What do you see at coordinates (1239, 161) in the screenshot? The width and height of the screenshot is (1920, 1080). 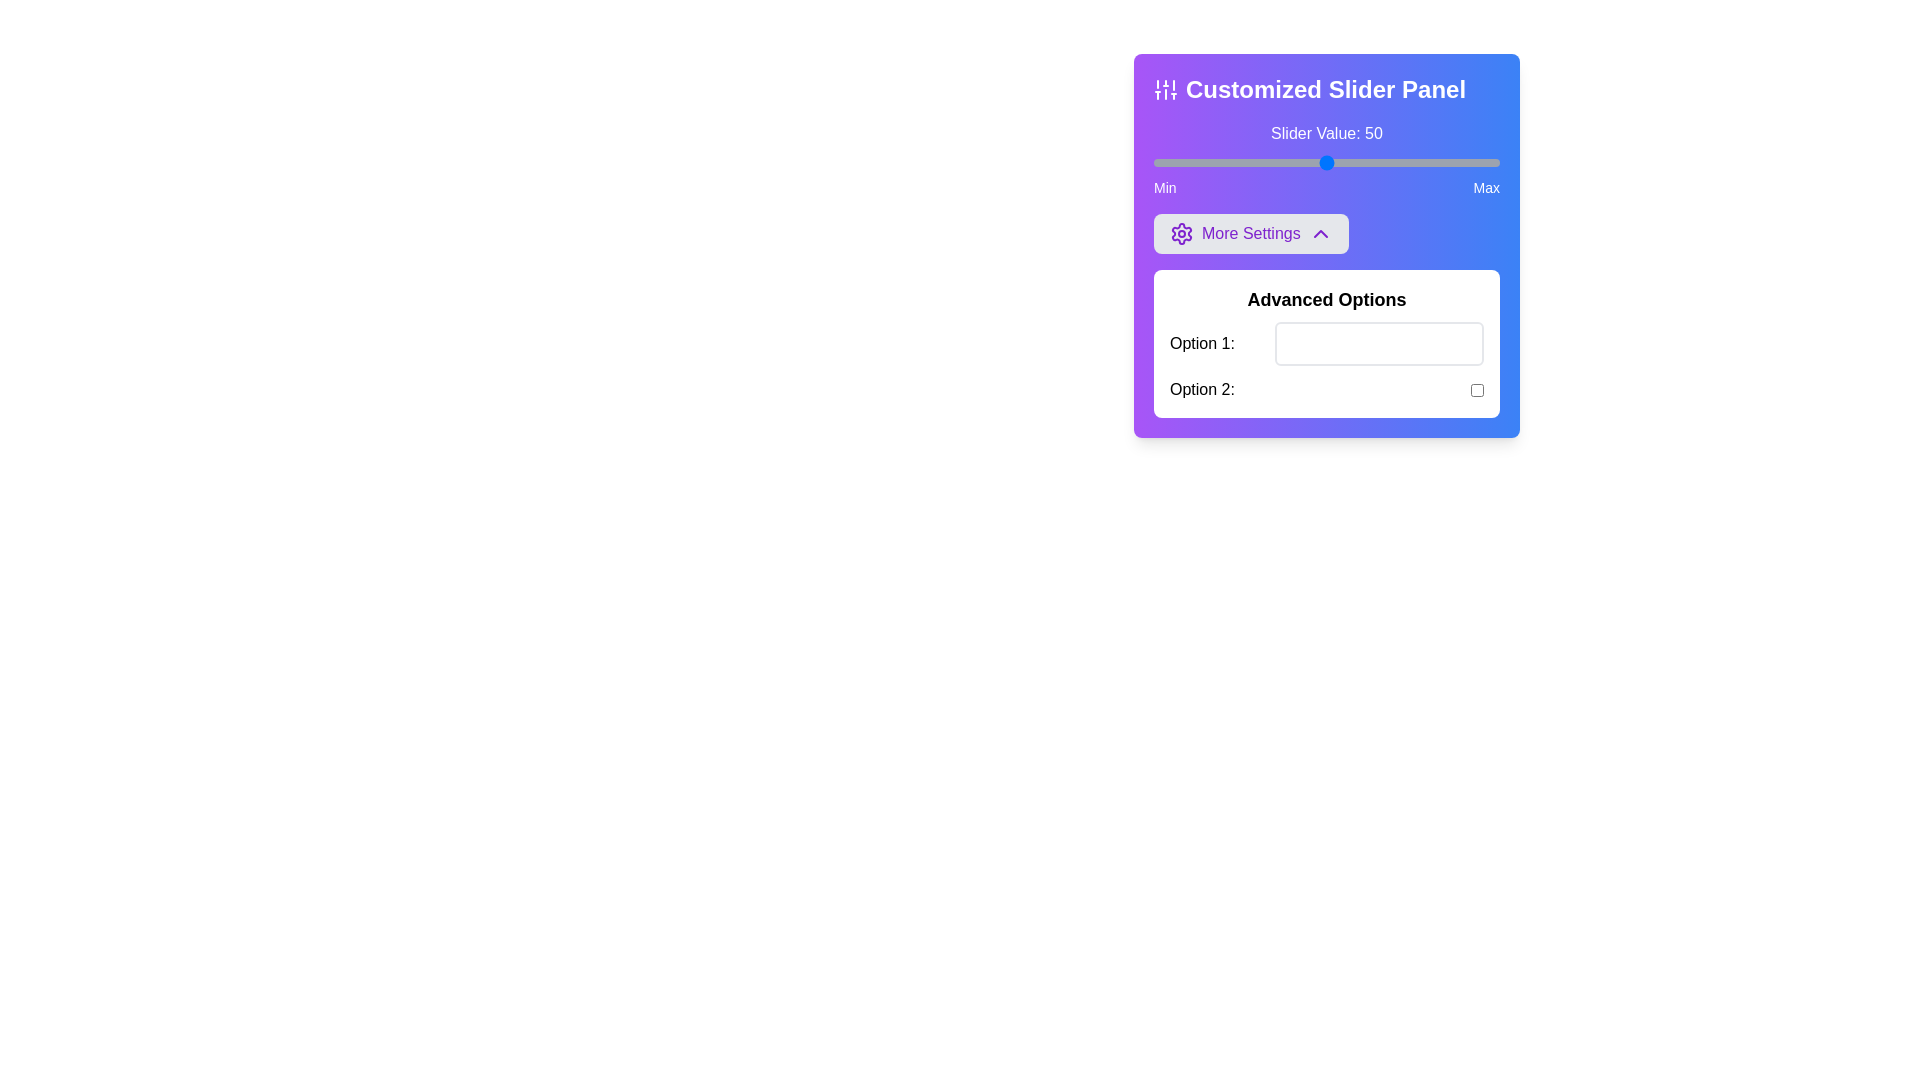 I see `the slider` at bounding box center [1239, 161].